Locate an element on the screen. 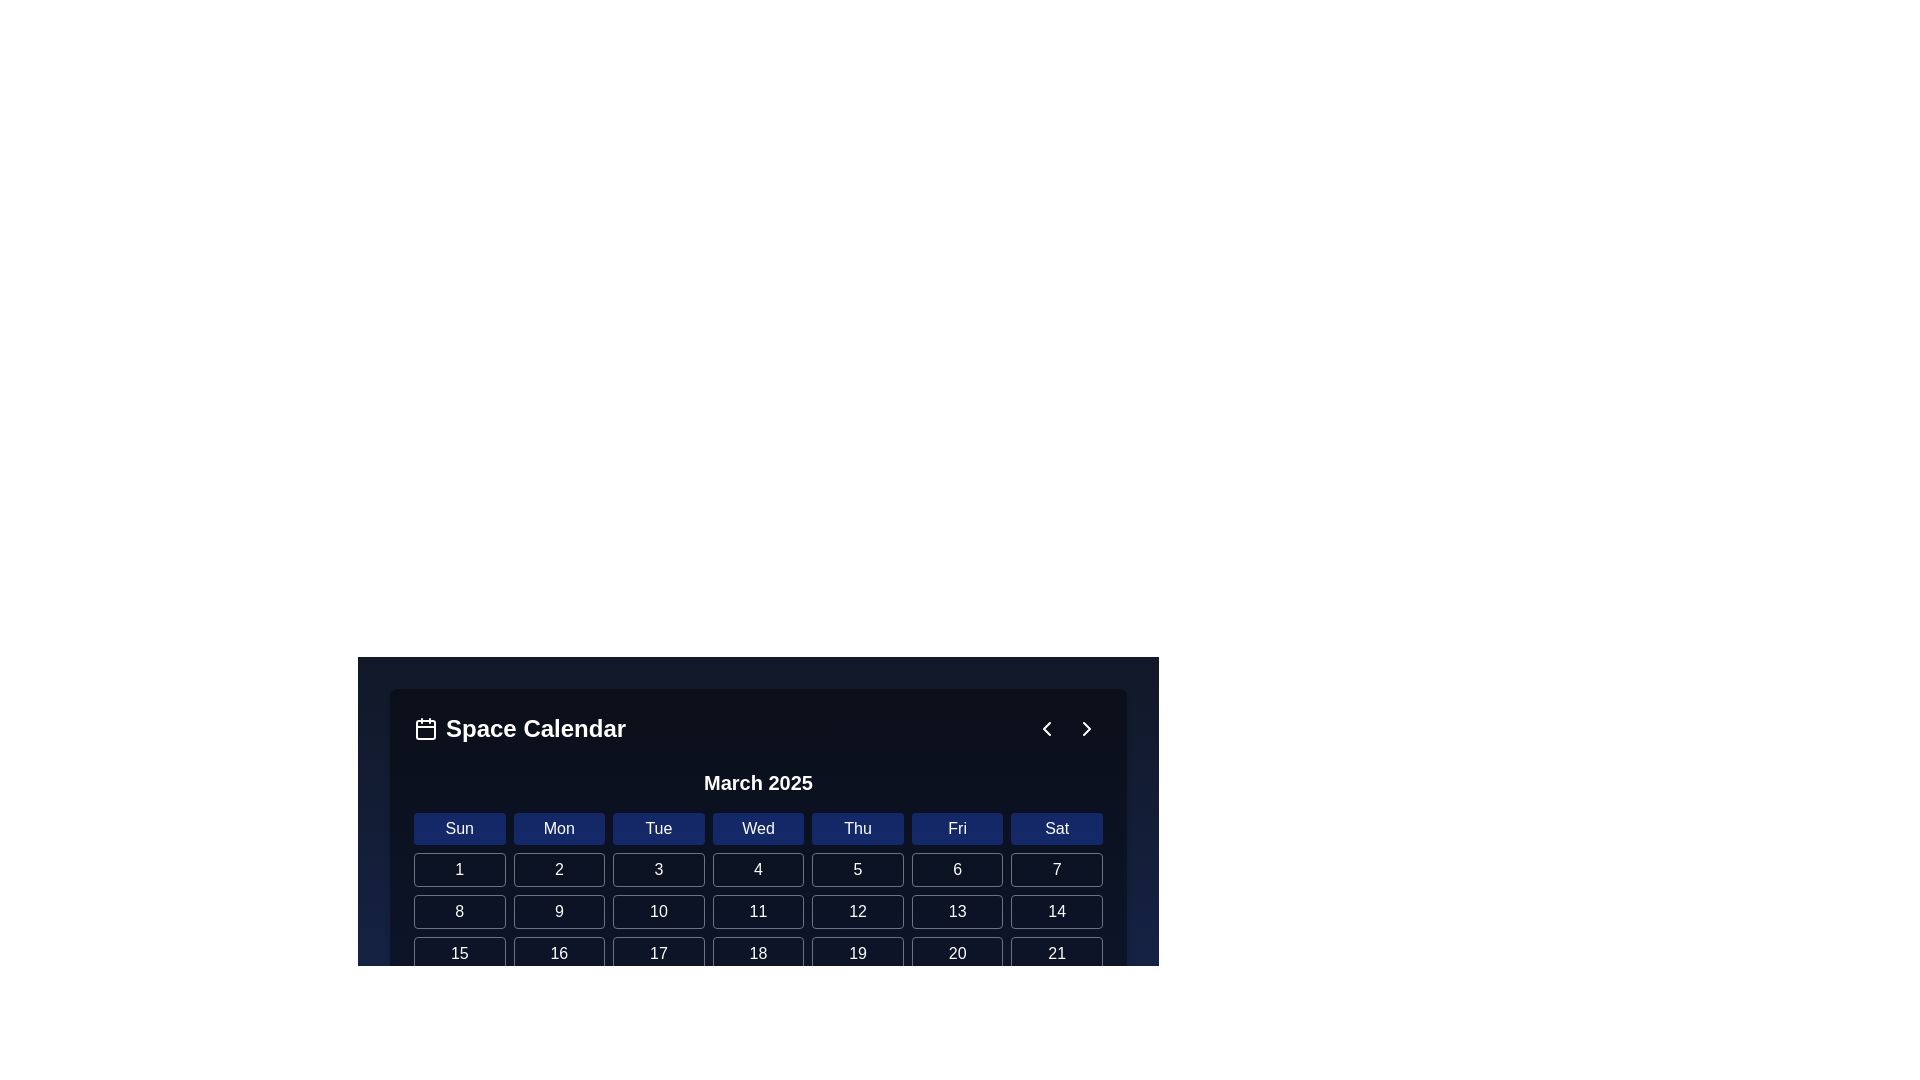  the text label that signifies 'Saturday', which is located in the seventh column of the topmost row in the calendar grid is located at coordinates (1056, 829).